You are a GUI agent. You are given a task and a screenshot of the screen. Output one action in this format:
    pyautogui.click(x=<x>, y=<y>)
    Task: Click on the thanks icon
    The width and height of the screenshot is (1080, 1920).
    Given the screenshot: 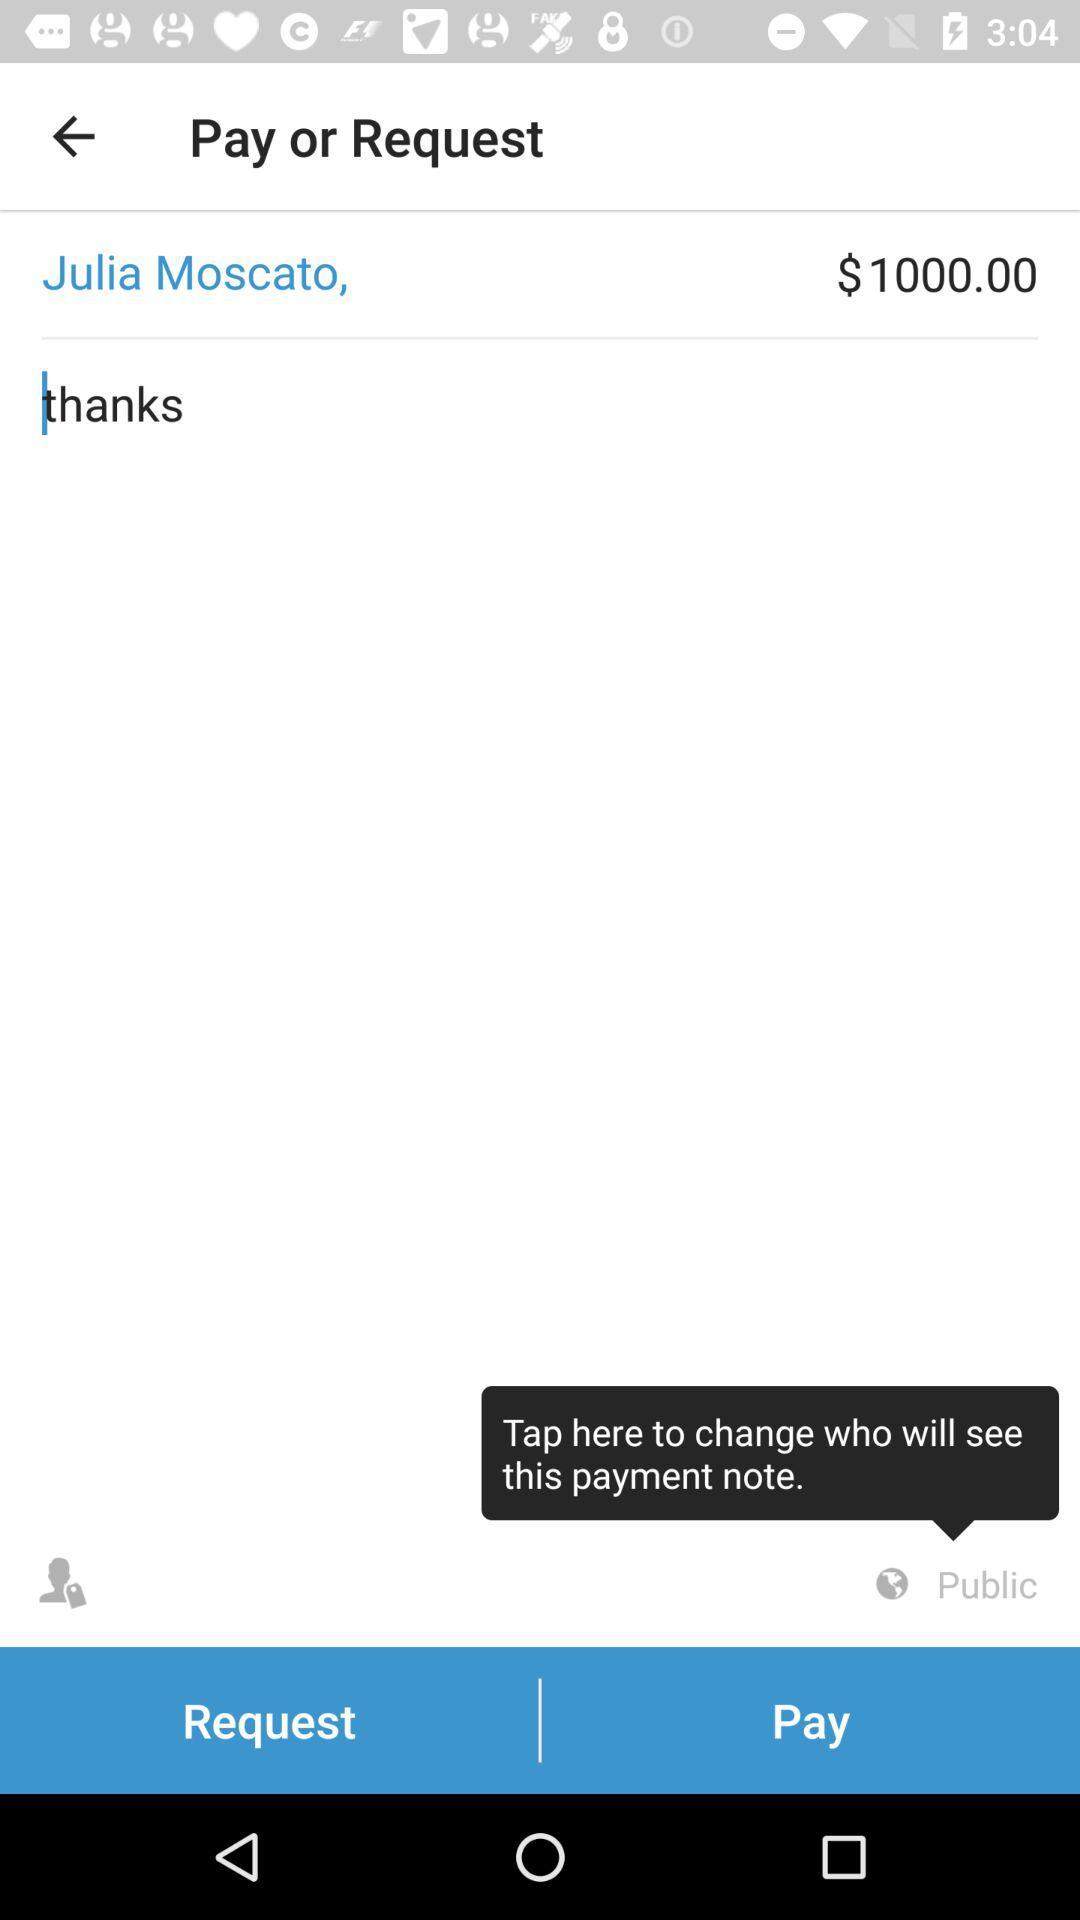 What is the action you would take?
    pyautogui.click(x=540, y=929)
    